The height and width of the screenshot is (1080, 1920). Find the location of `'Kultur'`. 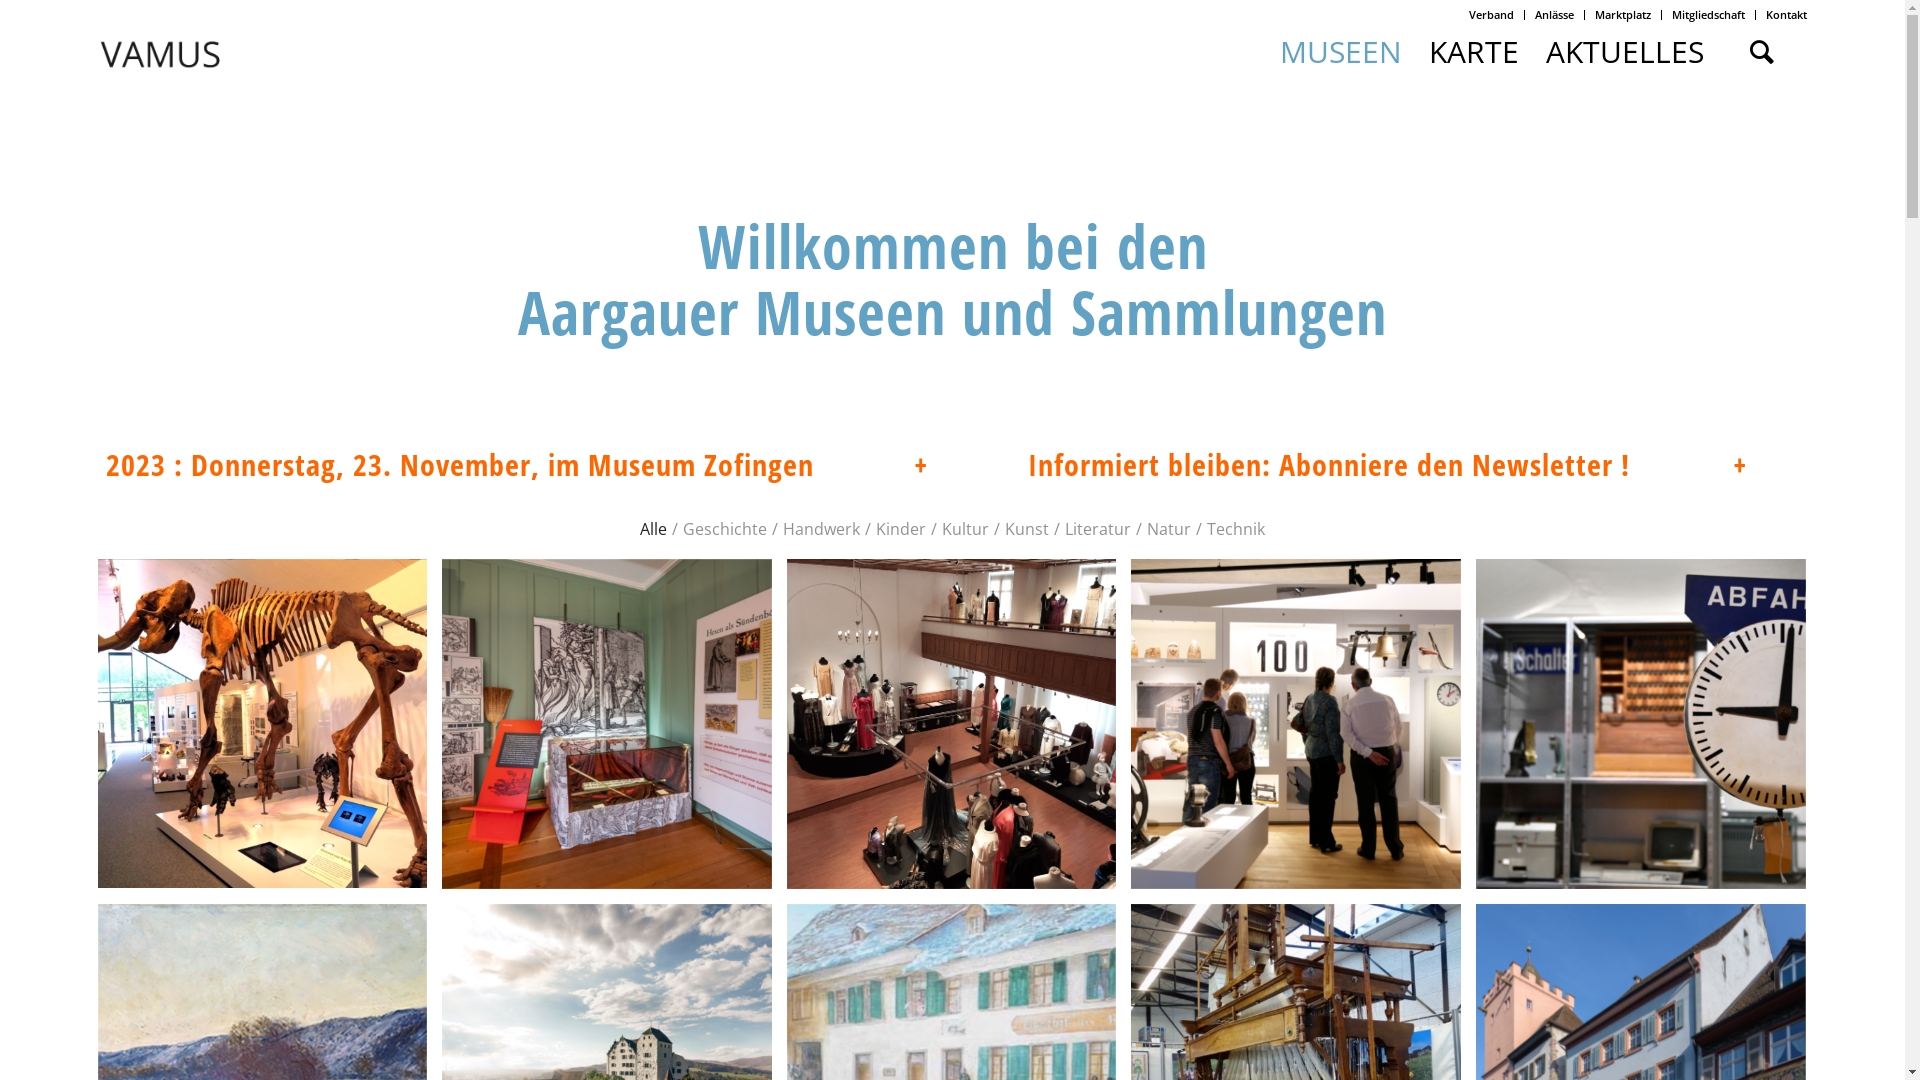

'Kultur' is located at coordinates (965, 503).